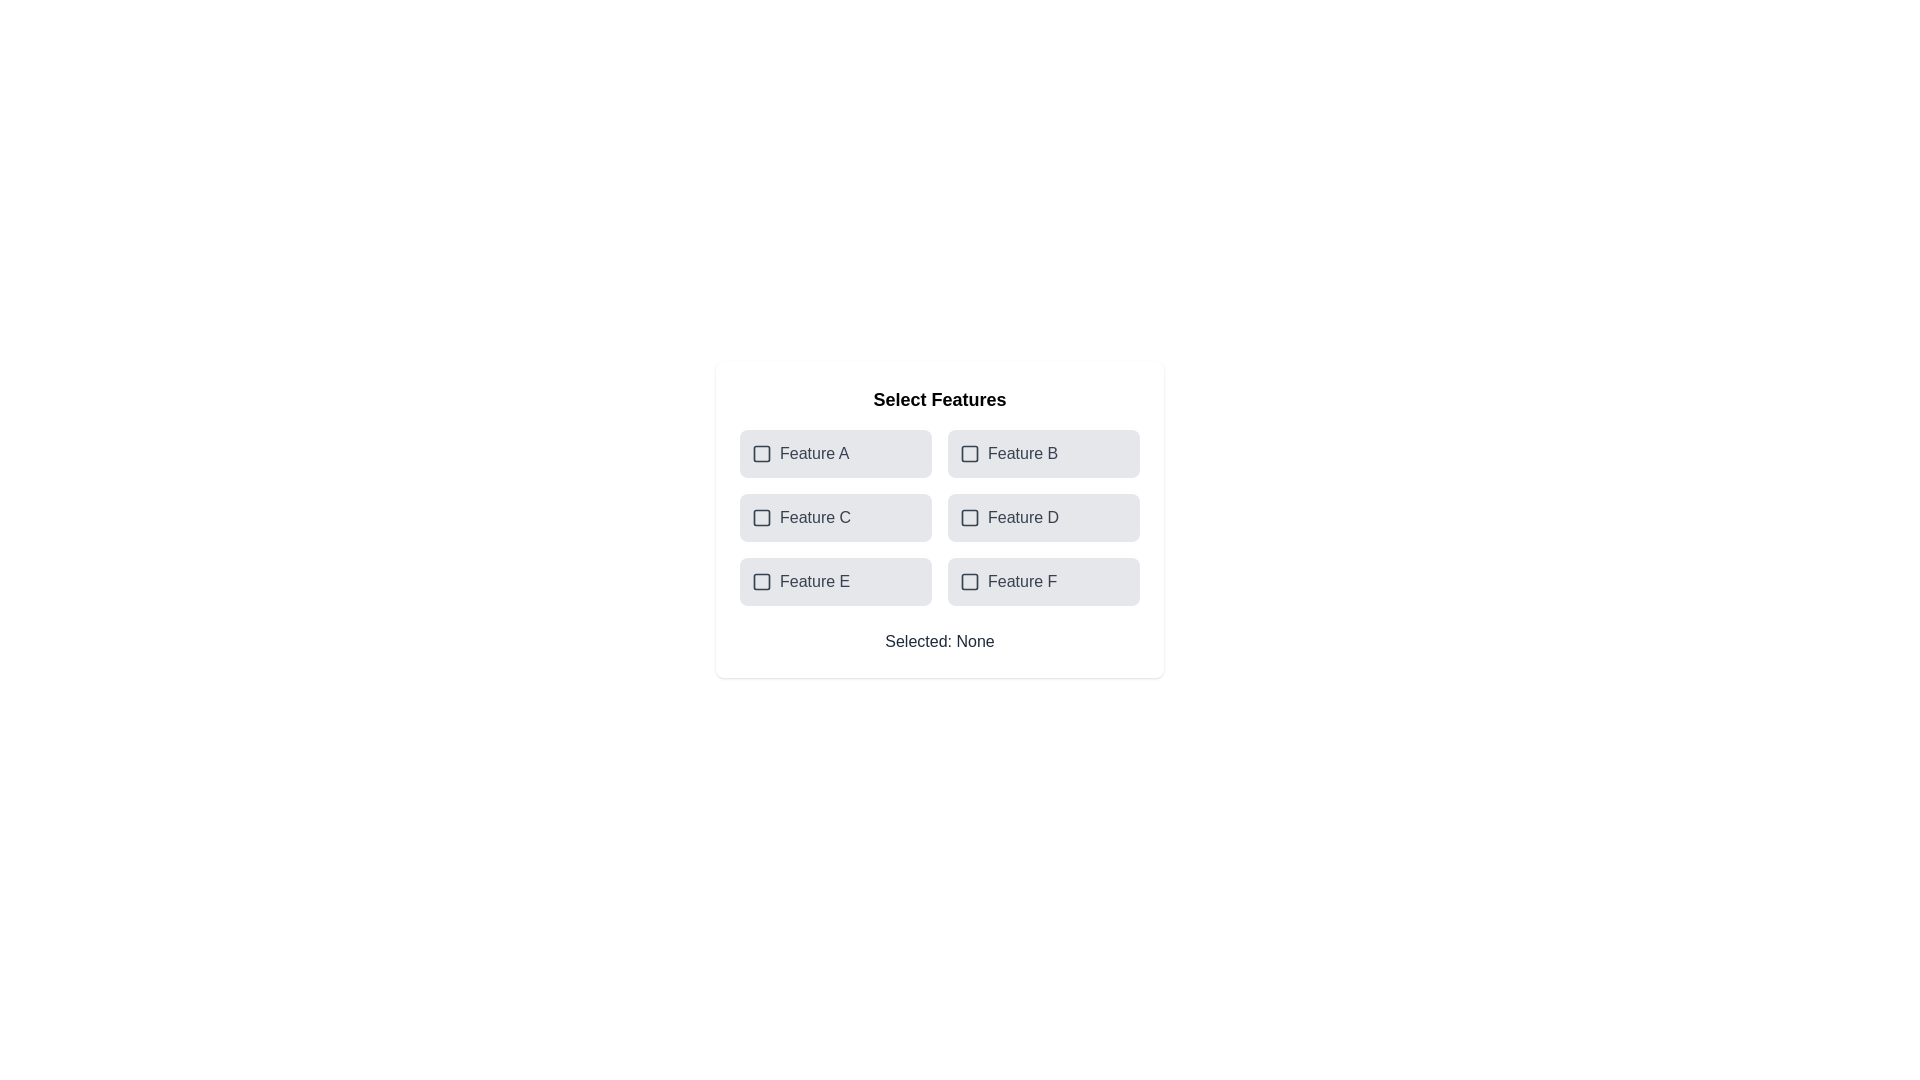  What do you see at coordinates (815, 516) in the screenshot?
I see `text label for the selection box labeled 'Feature C' located in the second row, first column of the grid layout` at bounding box center [815, 516].